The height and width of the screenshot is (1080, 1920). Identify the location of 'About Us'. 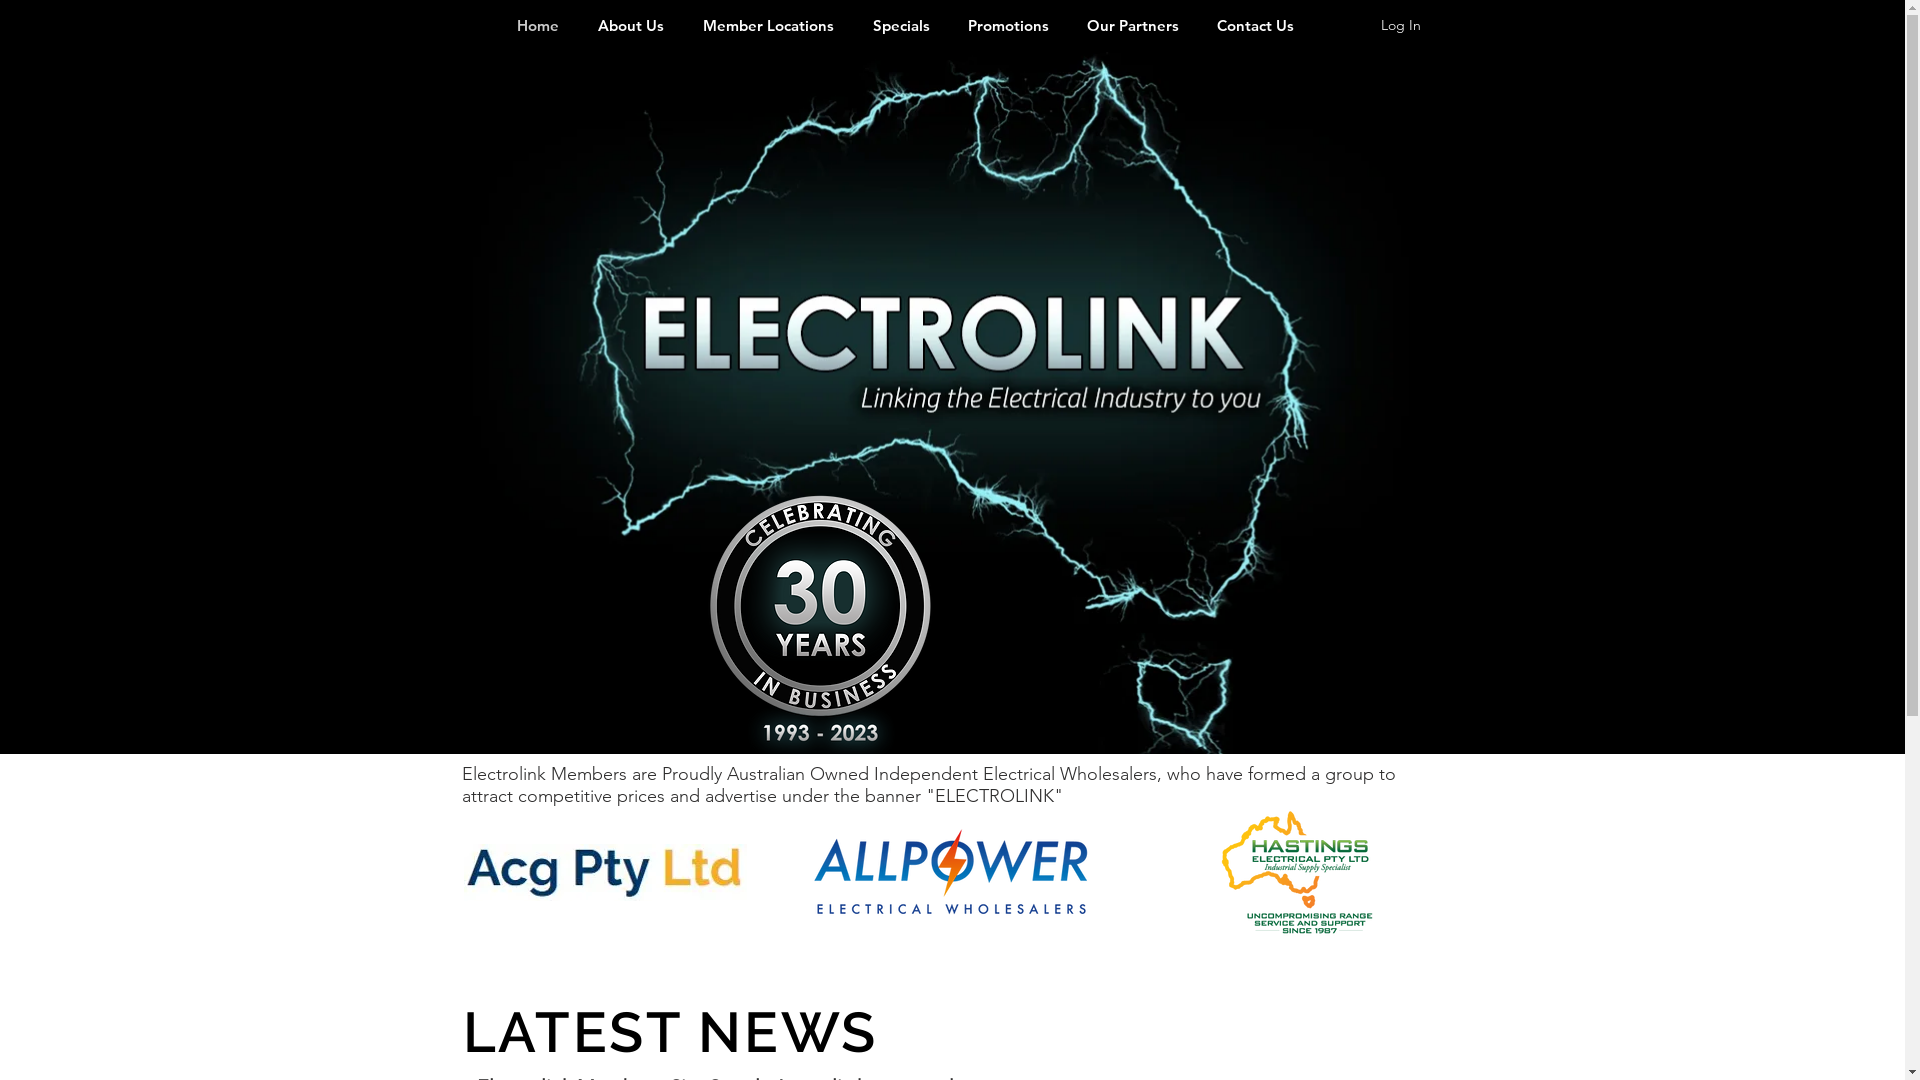
(629, 25).